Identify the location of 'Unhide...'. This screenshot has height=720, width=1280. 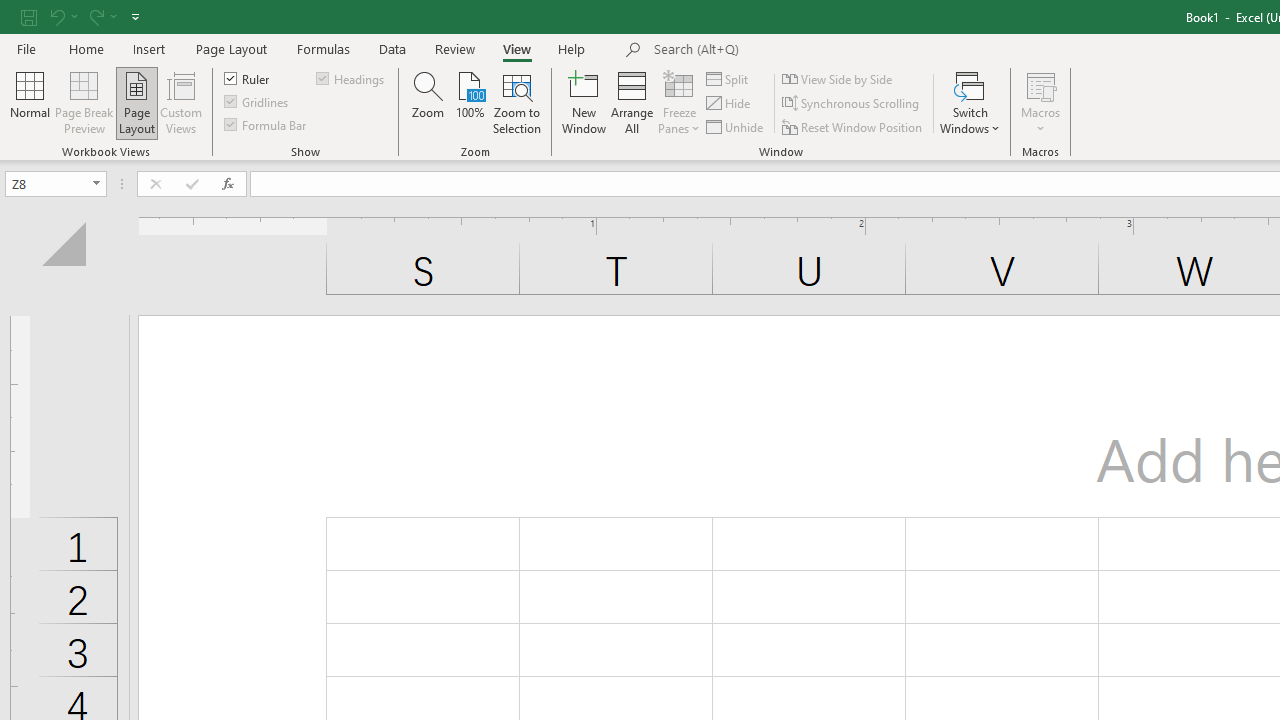
(735, 127).